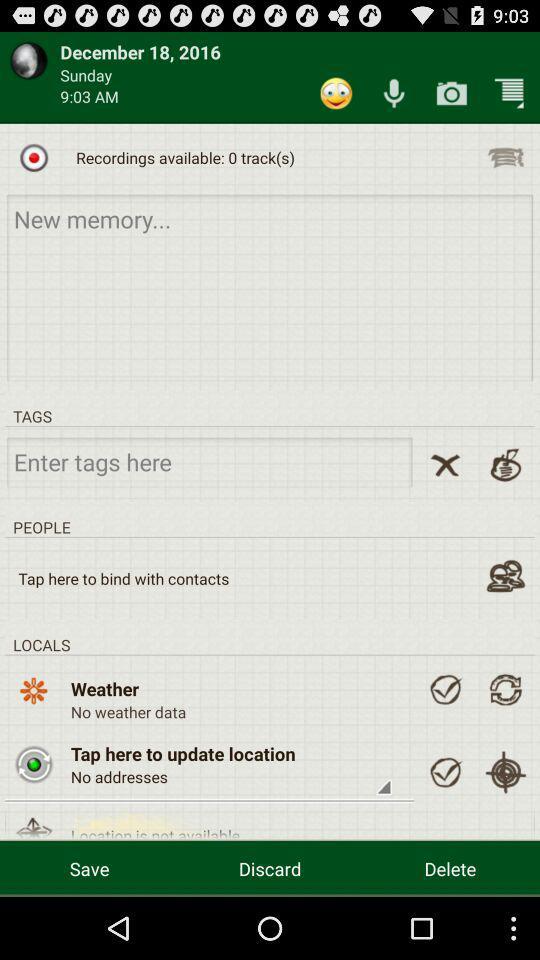 The image size is (540, 960). What do you see at coordinates (504, 156) in the screenshot?
I see `recording` at bounding box center [504, 156].